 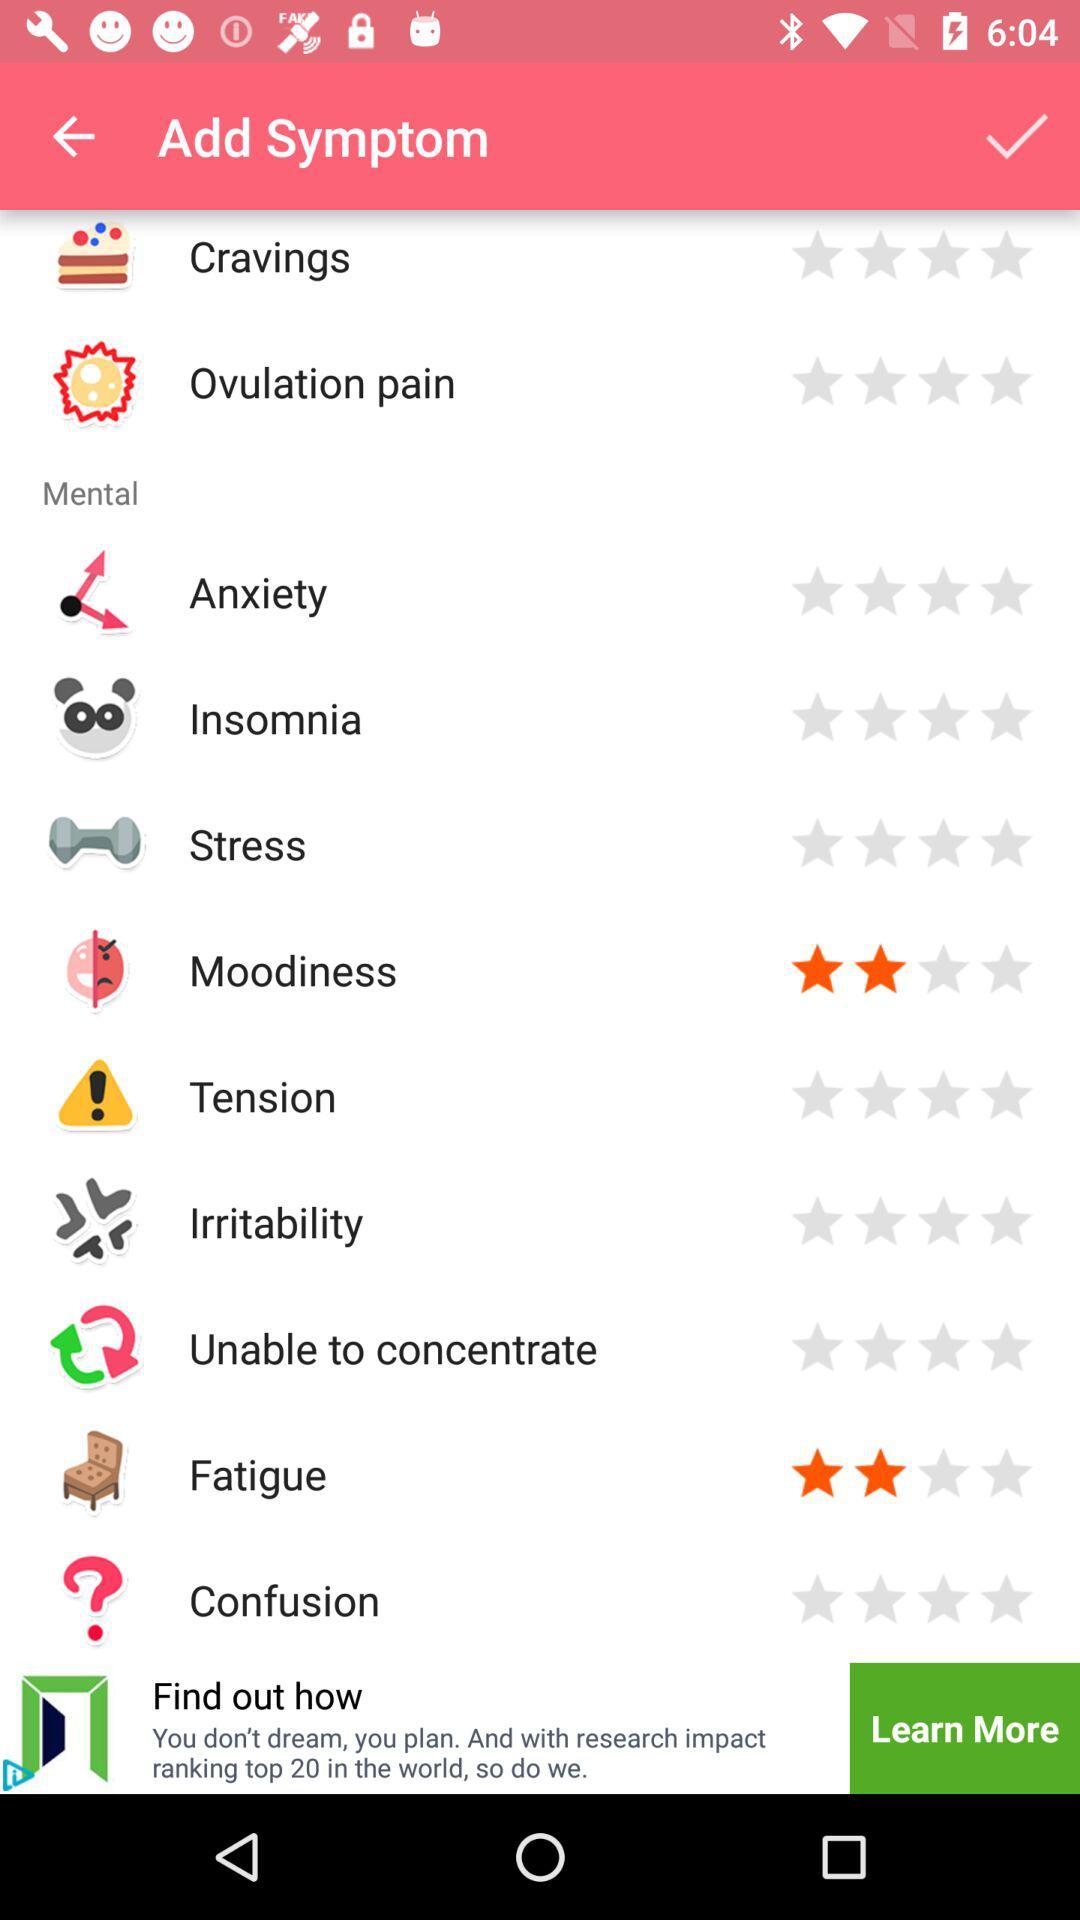 I want to click on rank insomnia two stars, so click(x=879, y=717).